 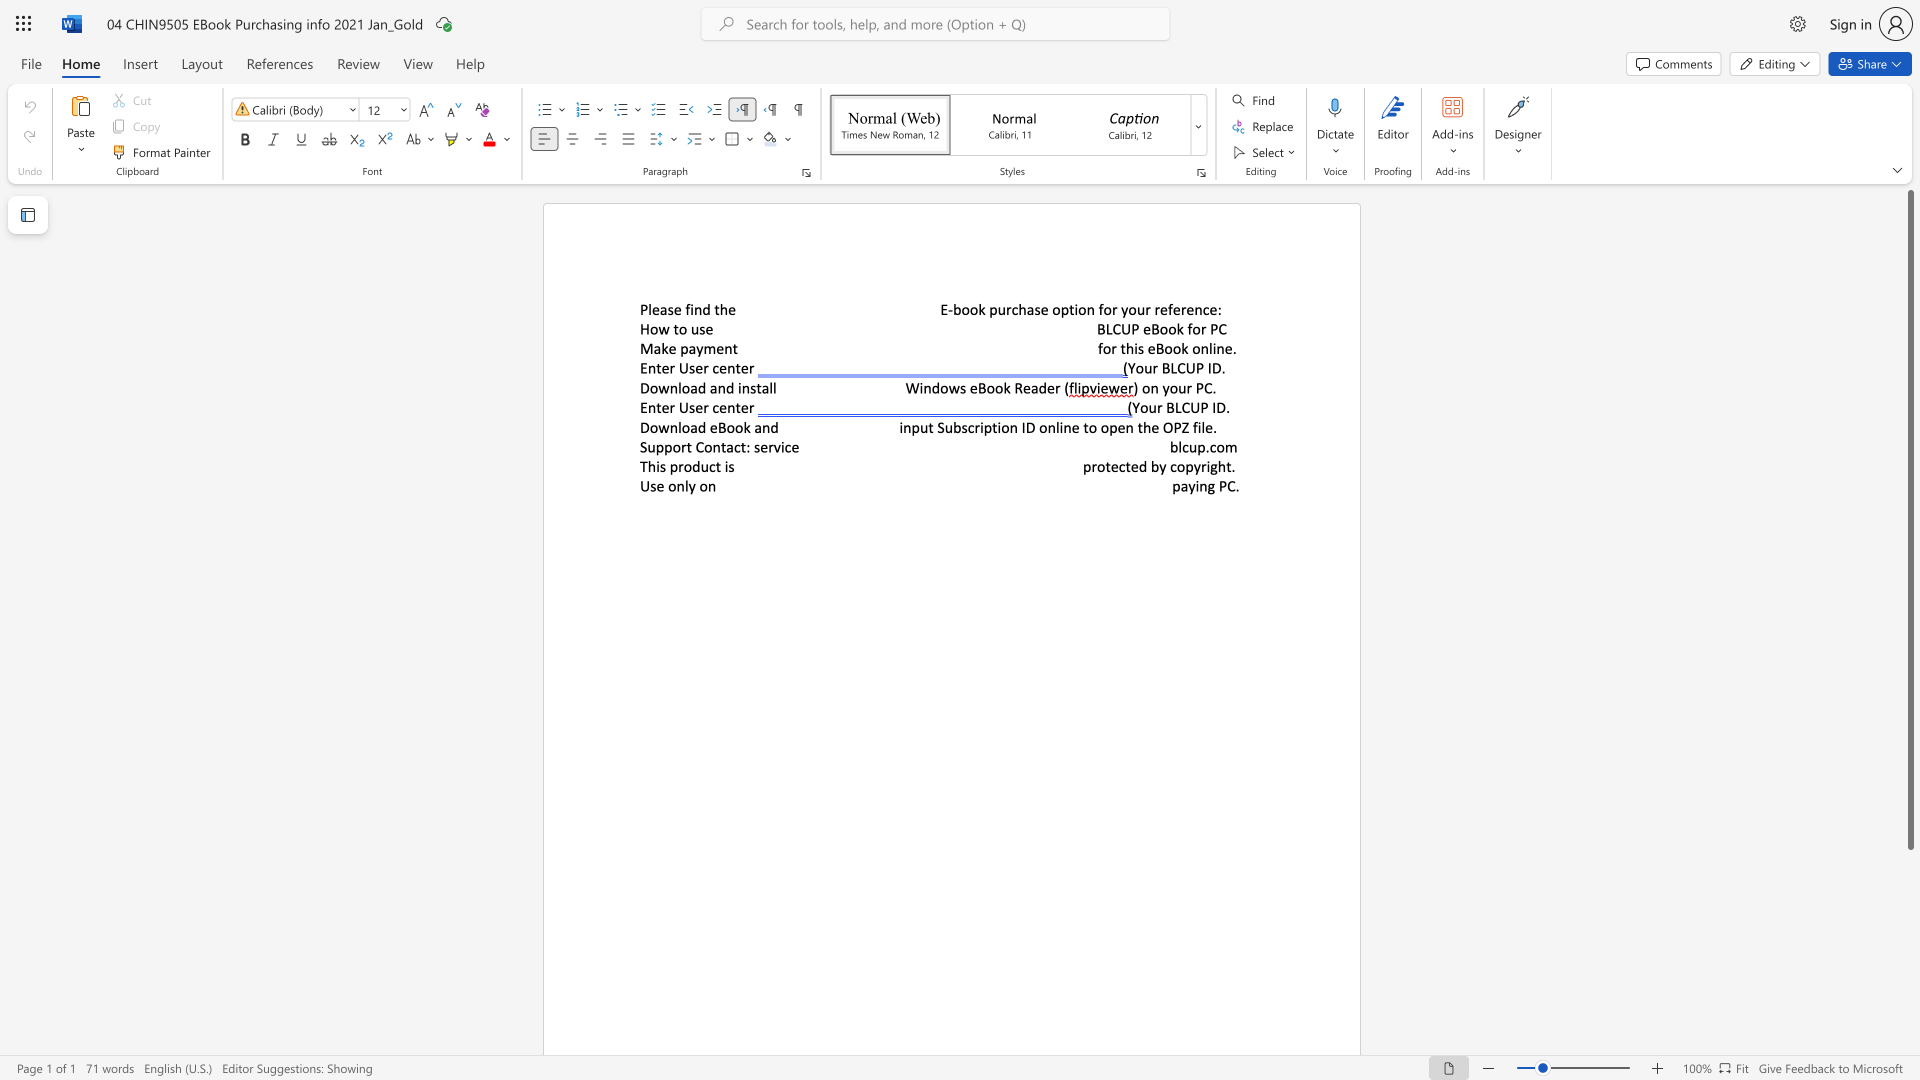 What do you see at coordinates (698, 309) in the screenshot?
I see `the 1th character "n" in the text` at bounding box center [698, 309].